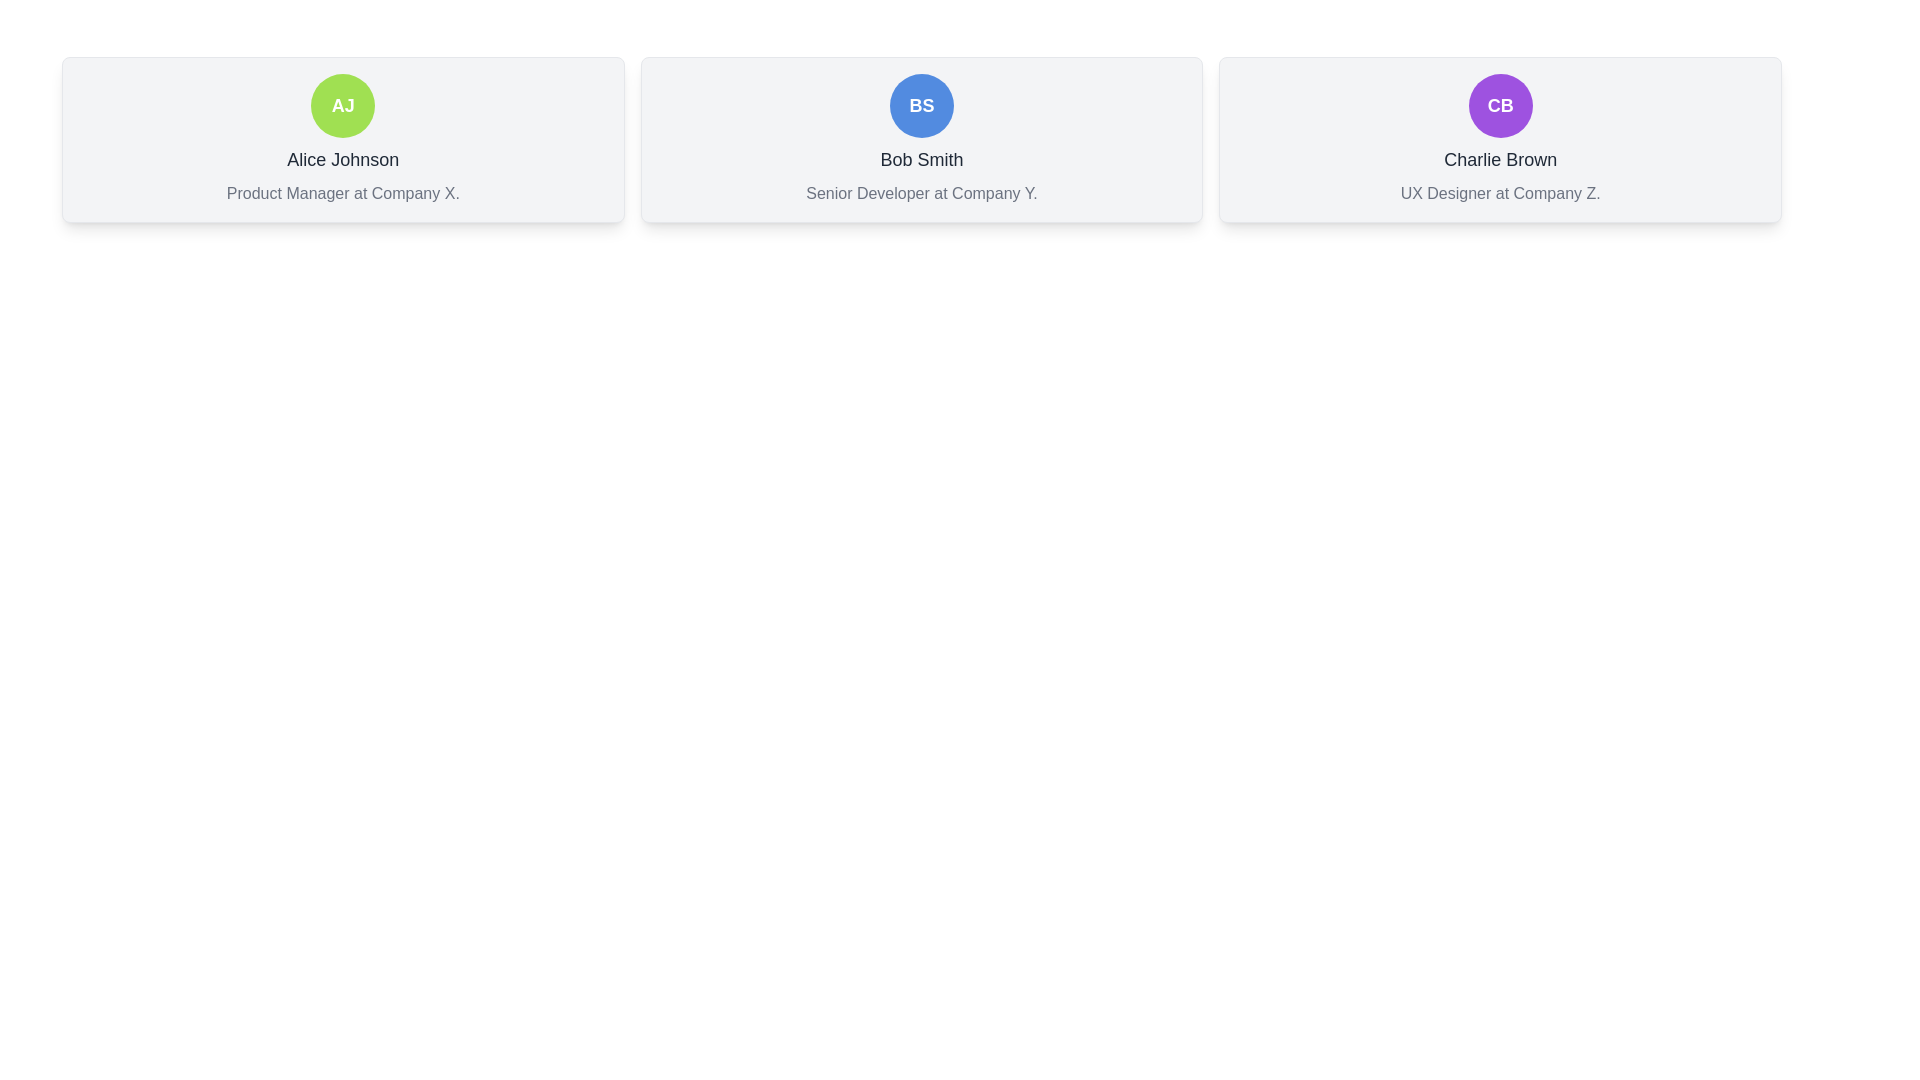  Describe the element at coordinates (1499, 158) in the screenshot. I see `the text label that identifies the individual within the card, which is part of a professional interface containing an avatar and job title` at that location.